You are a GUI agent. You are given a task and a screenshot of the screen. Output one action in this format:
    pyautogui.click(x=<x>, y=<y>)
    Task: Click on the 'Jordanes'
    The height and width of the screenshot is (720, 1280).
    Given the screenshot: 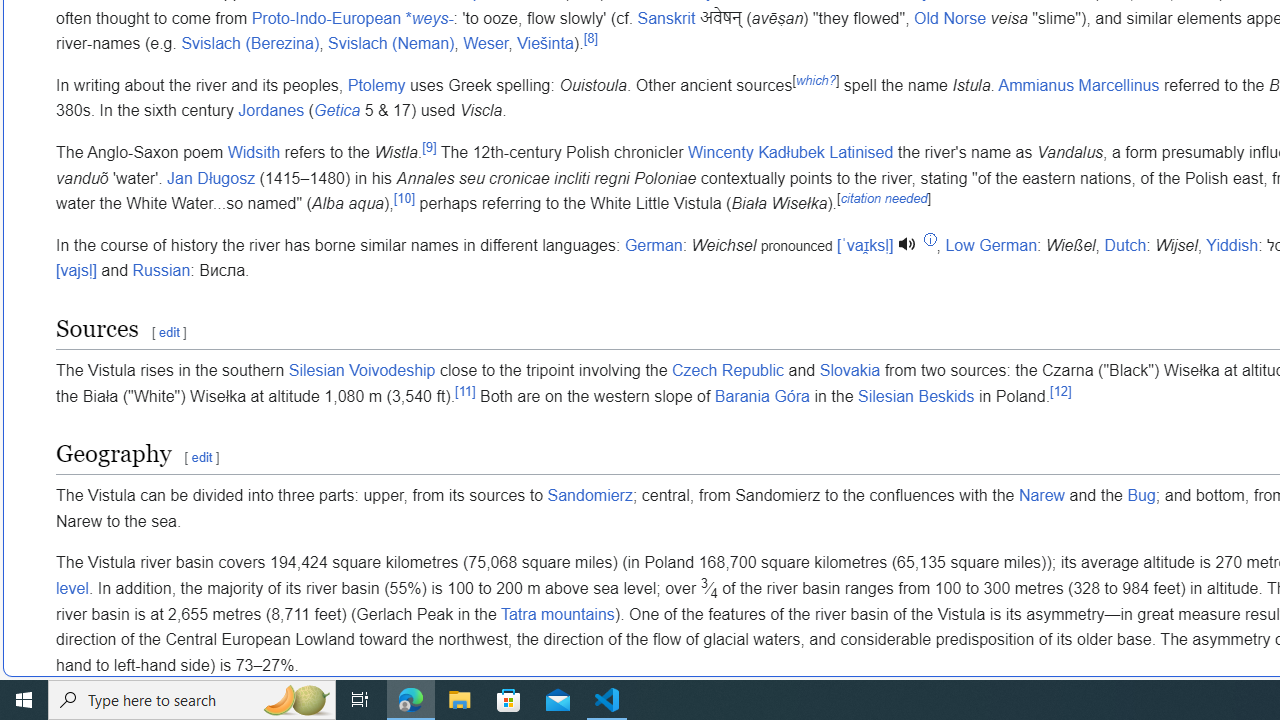 What is the action you would take?
    pyautogui.click(x=270, y=111)
    